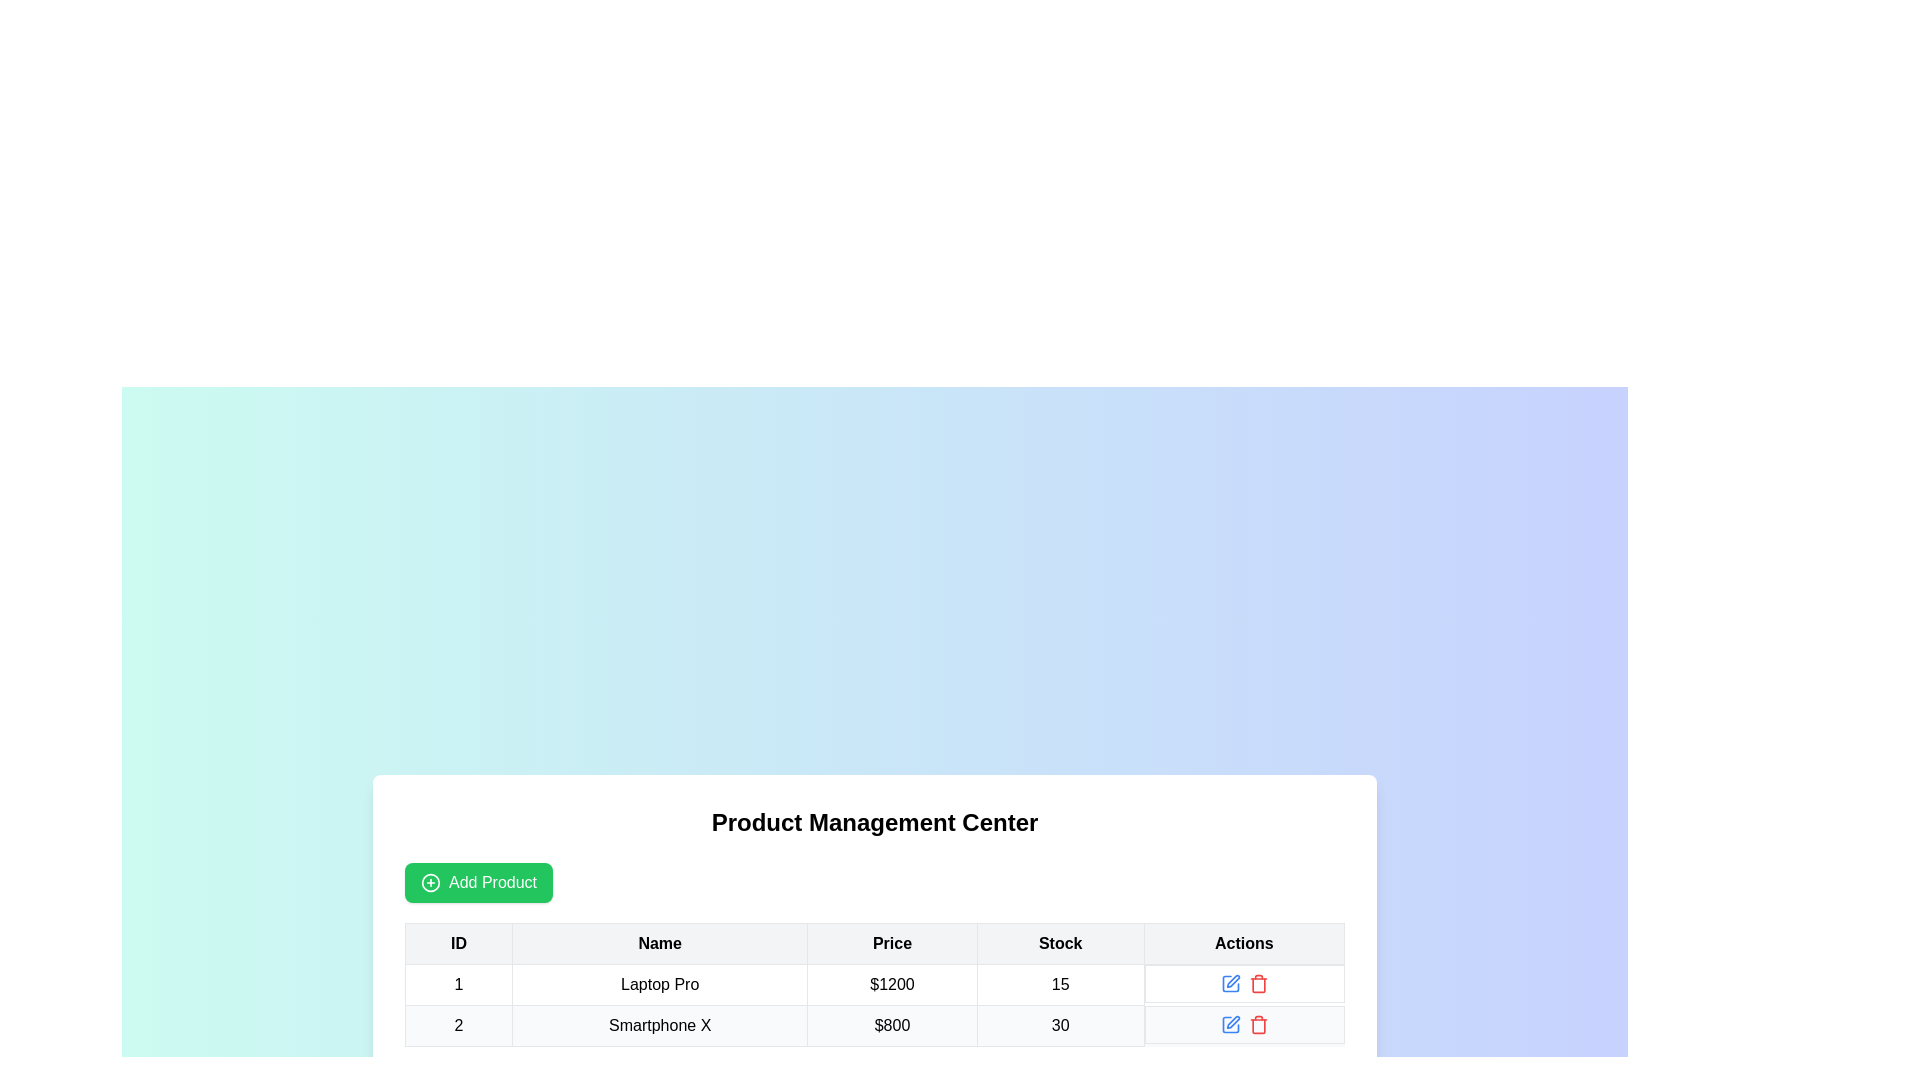 The width and height of the screenshot is (1920, 1080). What do you see at coordinates (1229, 982) in the screenshot?
I see `the edit button located in the 'Actions' column of the second row of the table under the 'Product Management Center' heading` at bounding box center [1229, 982].